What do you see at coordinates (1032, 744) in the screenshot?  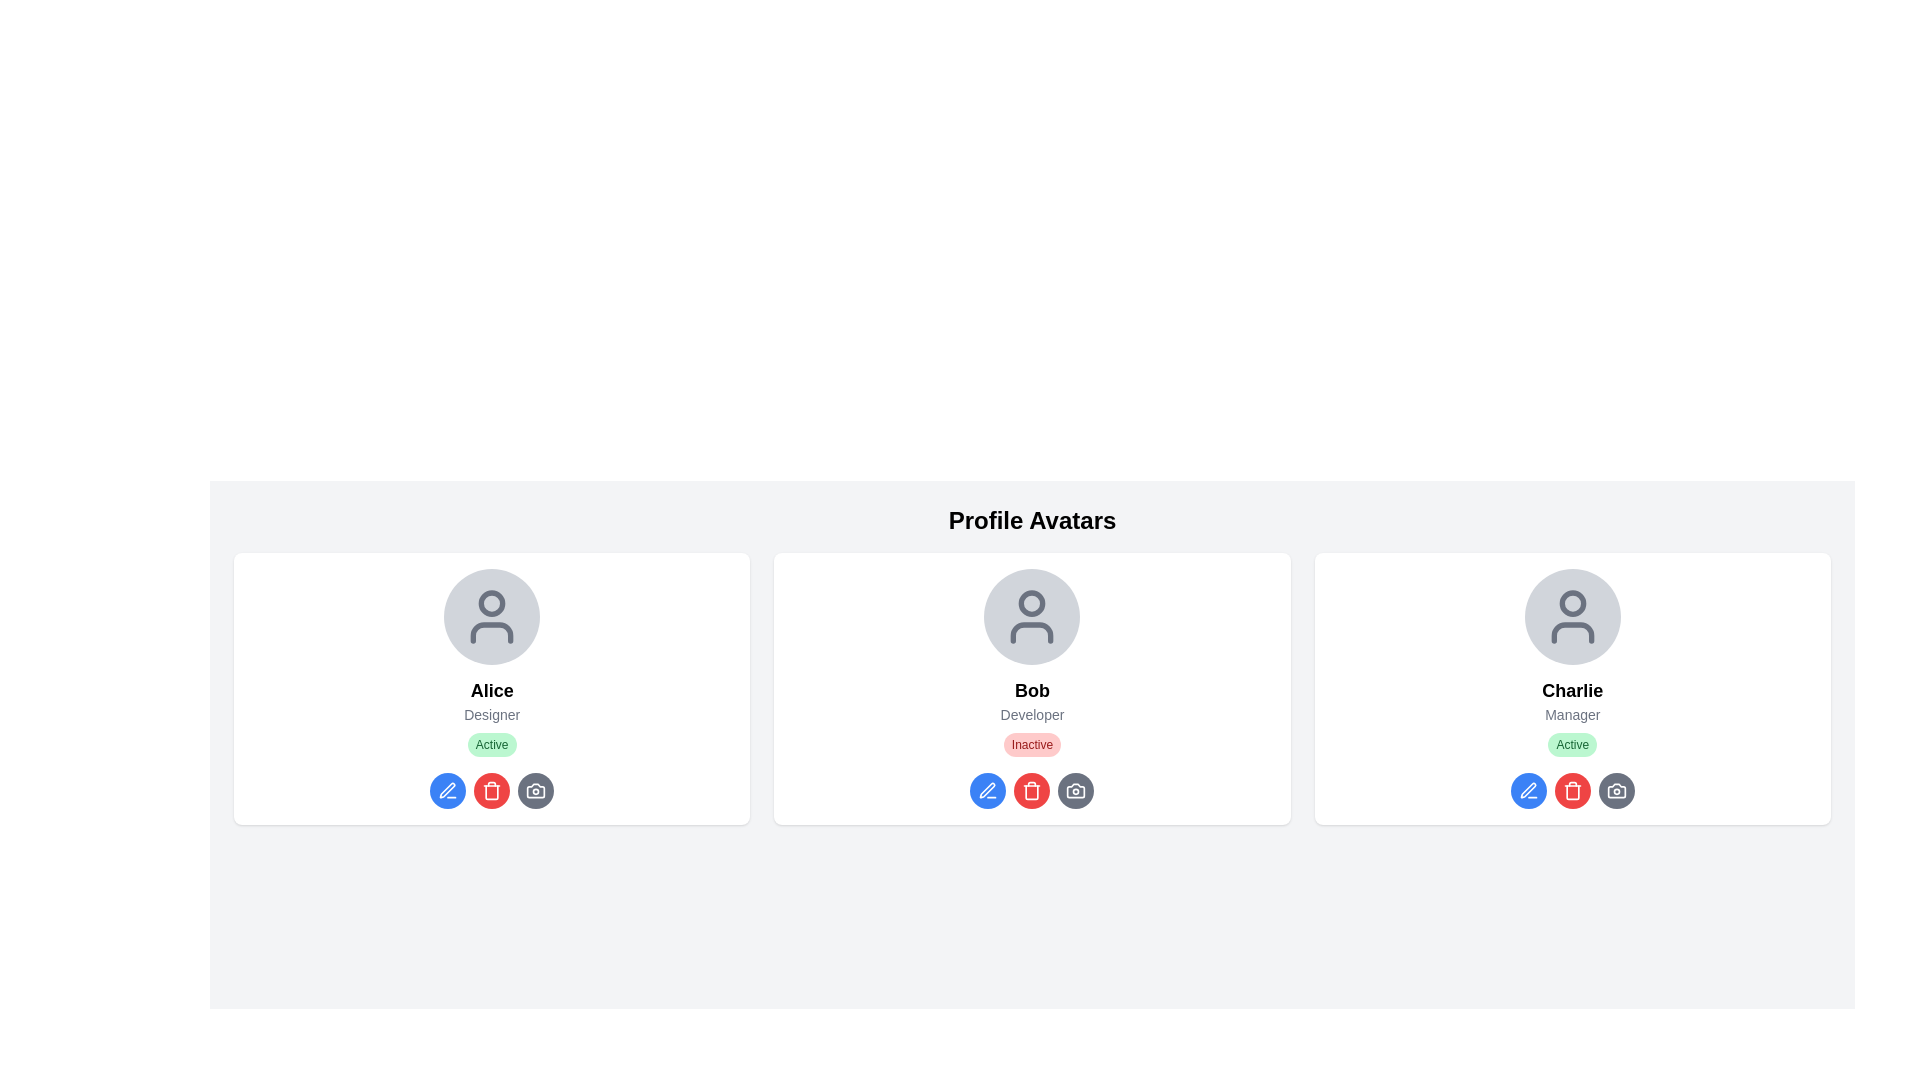 I see `the Status Label indicating the current status of Bob's profile as inactive, which is positioned below the 'Developer' text in the profile card` at bounding box center [1032, 744].